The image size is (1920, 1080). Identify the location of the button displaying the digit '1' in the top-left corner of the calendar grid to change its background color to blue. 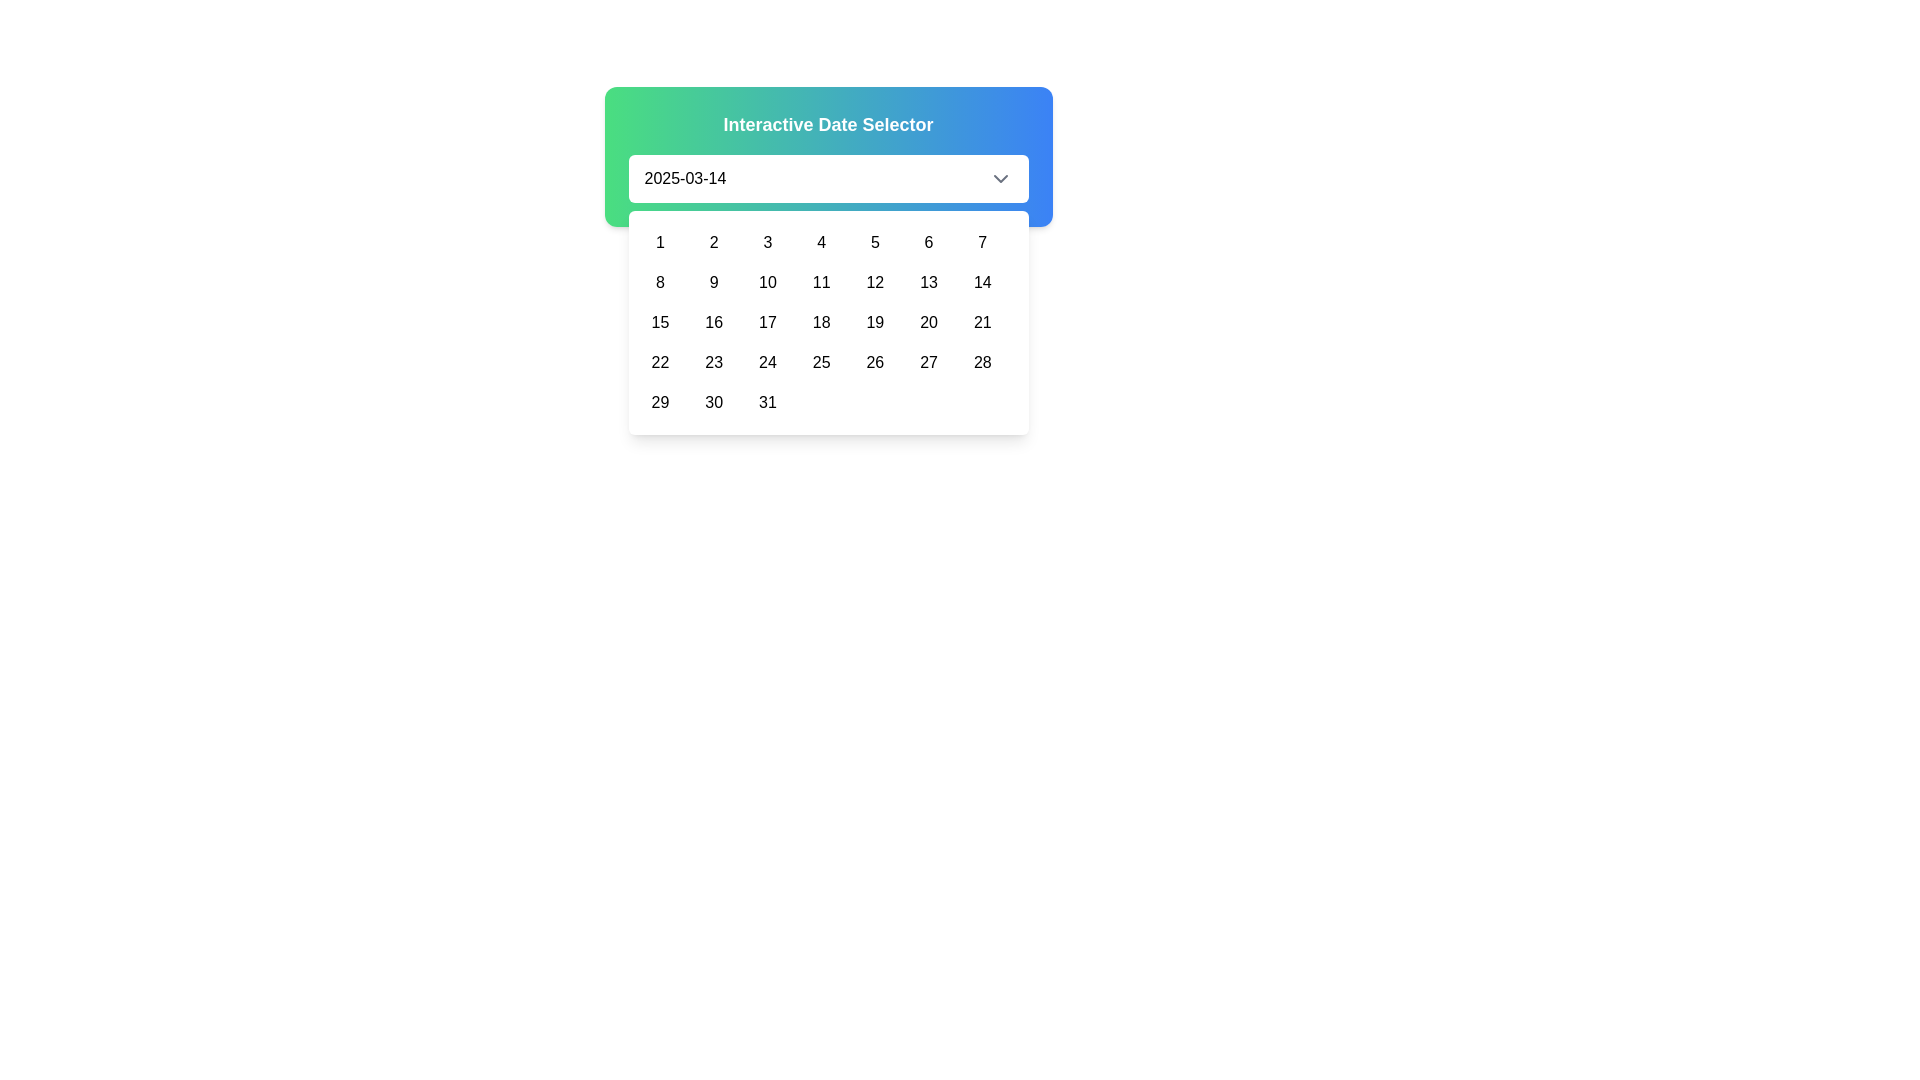
(660, 242).